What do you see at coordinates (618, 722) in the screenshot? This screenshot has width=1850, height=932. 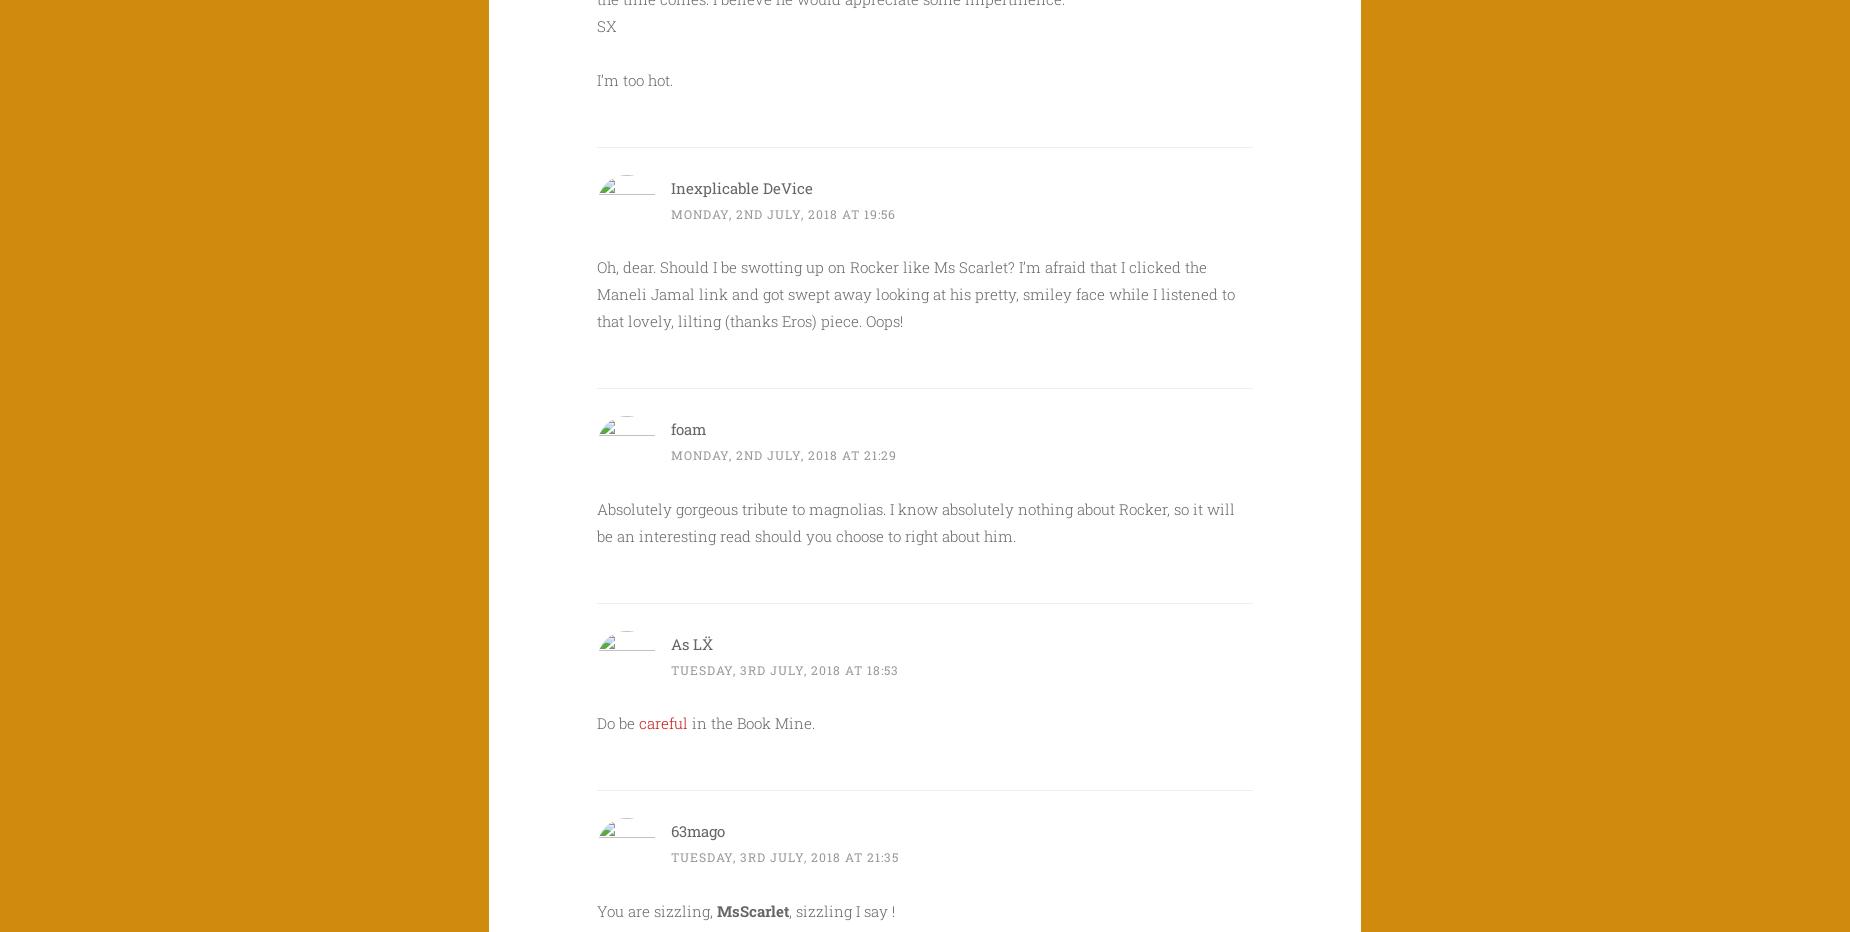 I see `'Do be'` at bounding box center [618, 722].